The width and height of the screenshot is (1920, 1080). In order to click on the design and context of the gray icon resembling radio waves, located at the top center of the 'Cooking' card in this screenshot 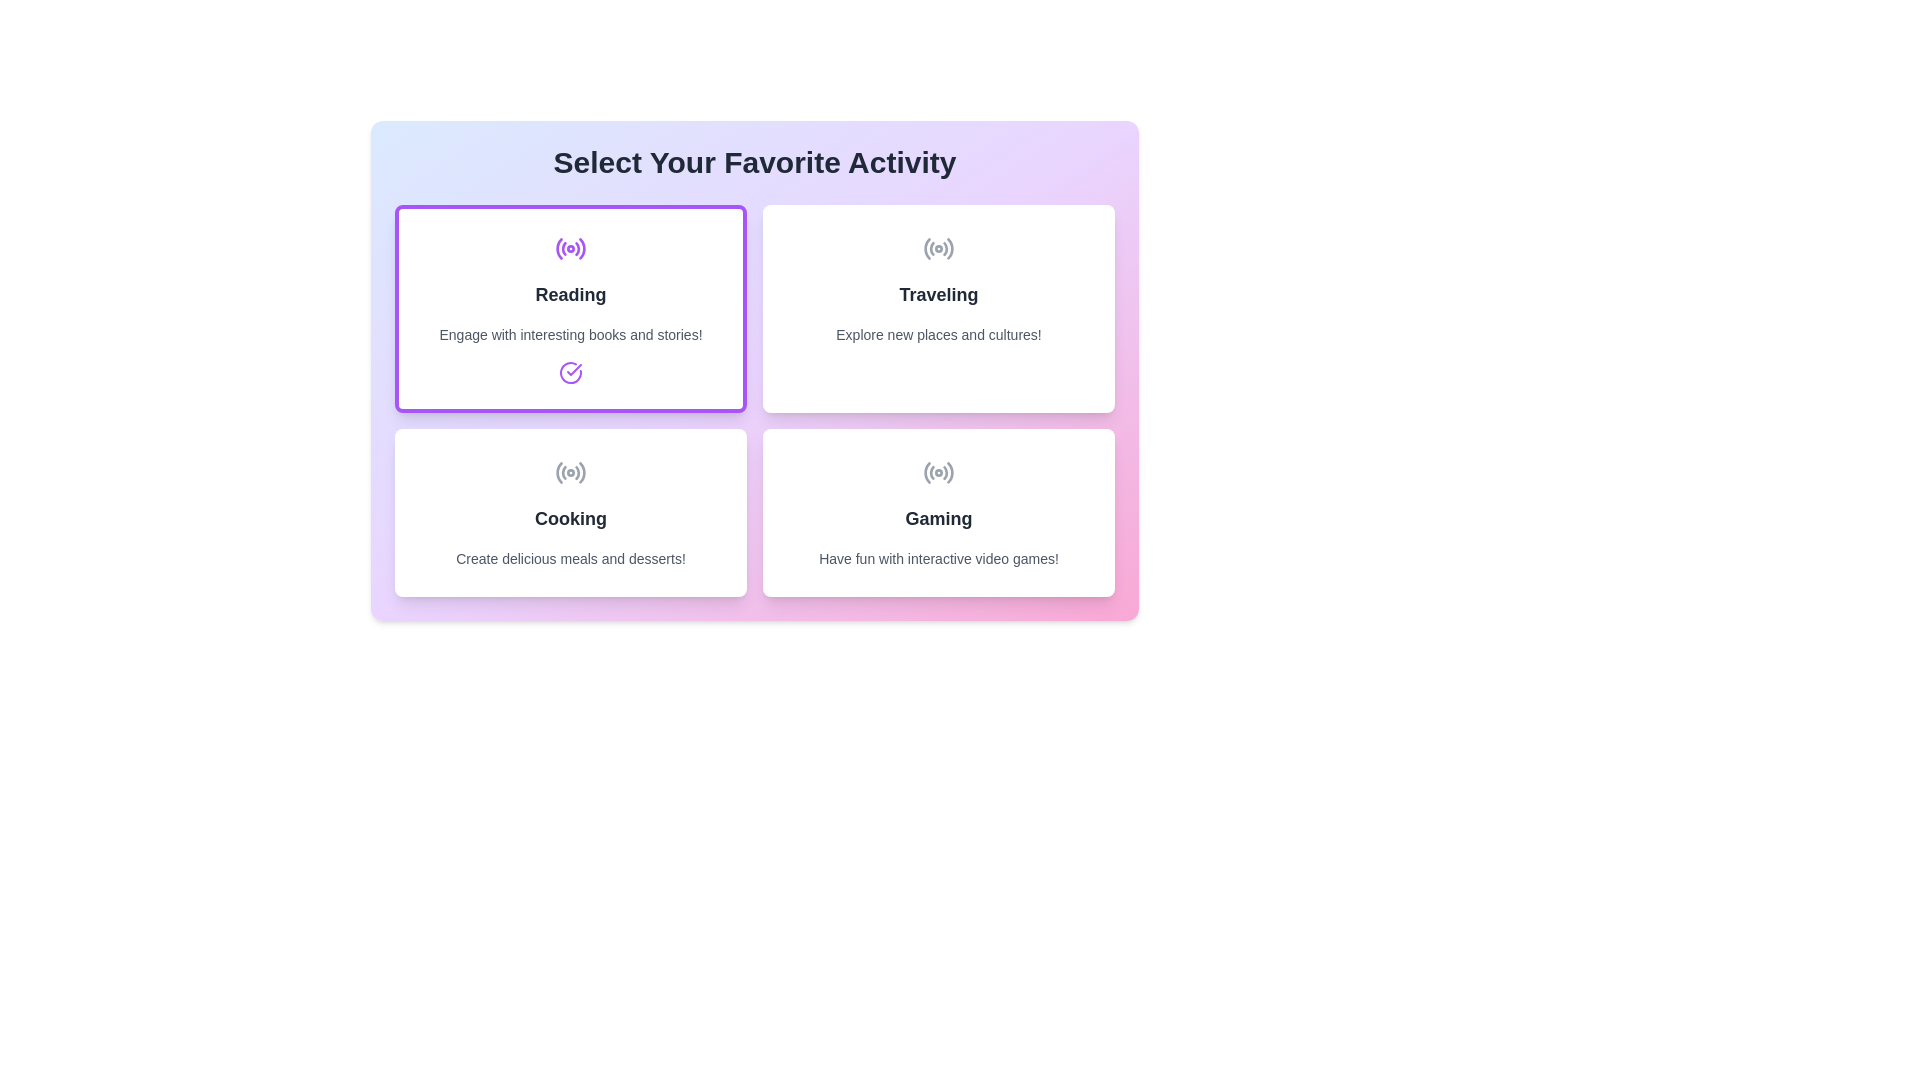, I will do `click(570, 473)`.